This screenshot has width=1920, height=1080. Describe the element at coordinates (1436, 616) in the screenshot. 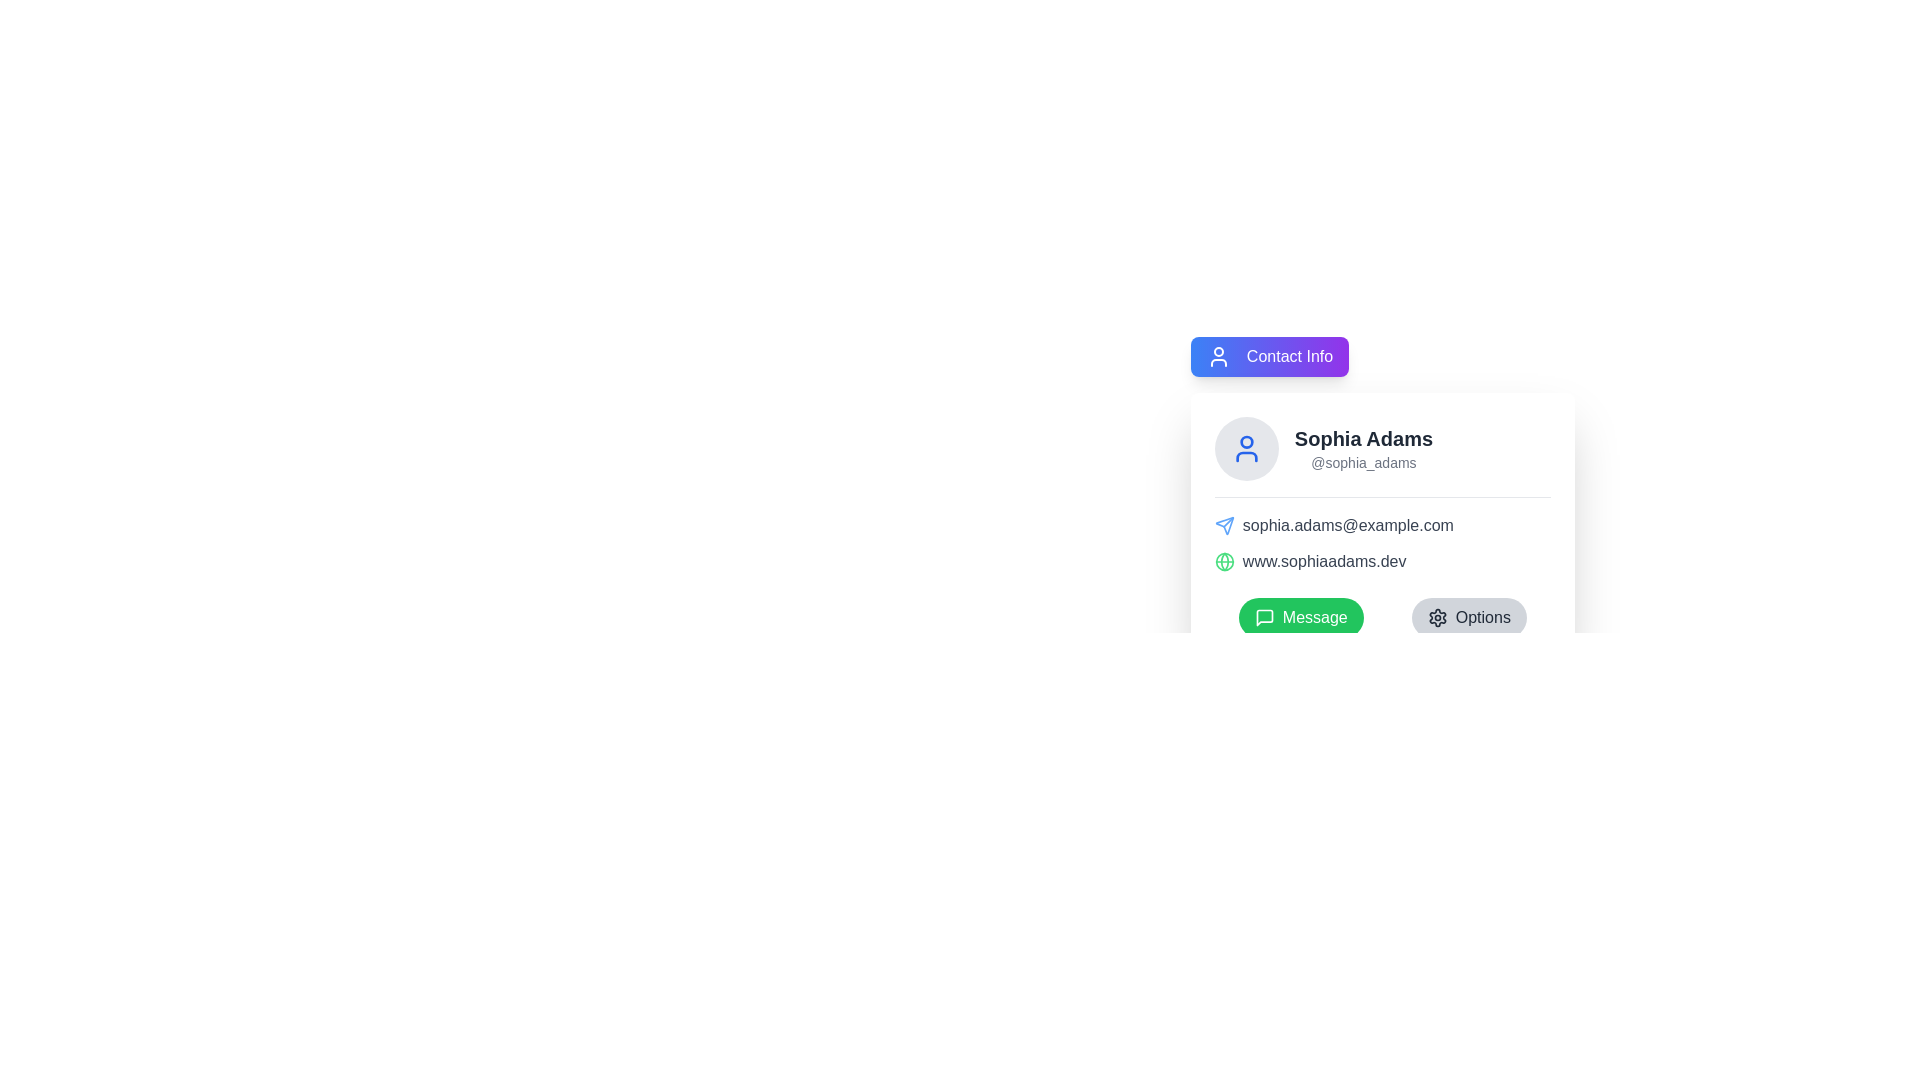

I see `the gear-shaped icon representing settings, located to the left of the label 'Options' in the bottom-right portion of the user information card` at that location.